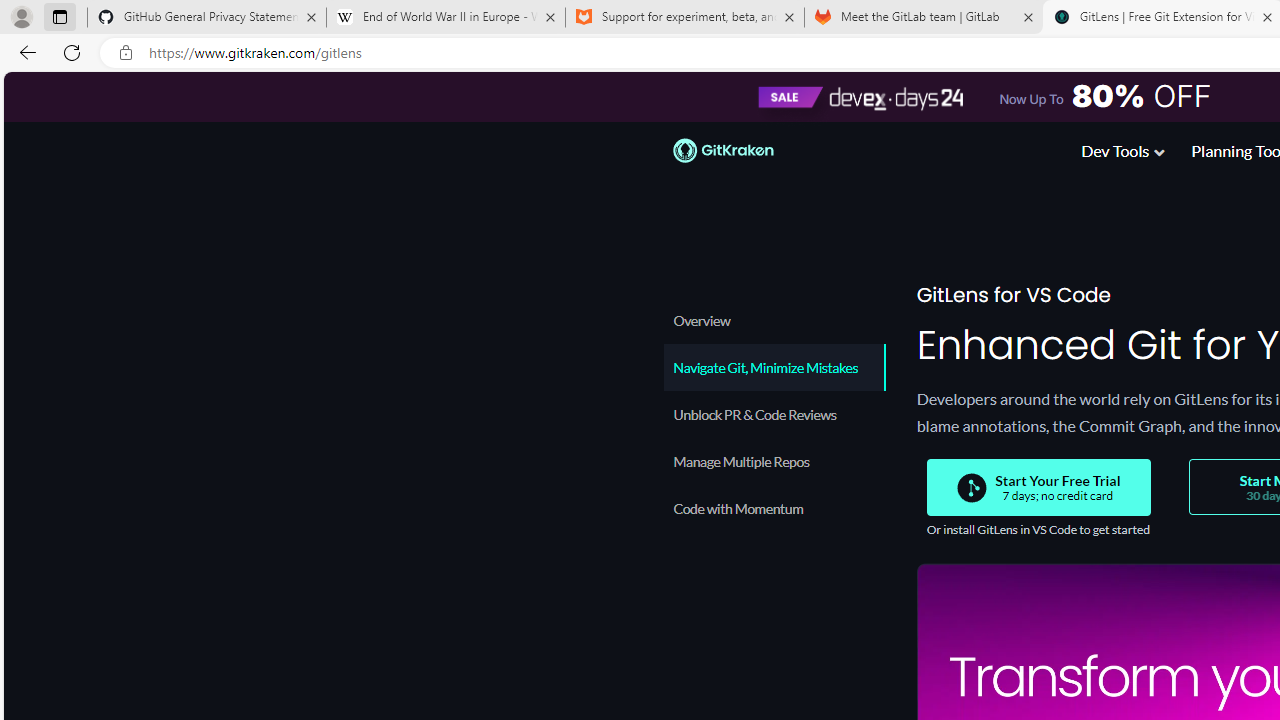  Describe the element at coordinates (773, 367) in the screenshot. I see `'Navigate Git, Minimize Mistakes'` at that location.